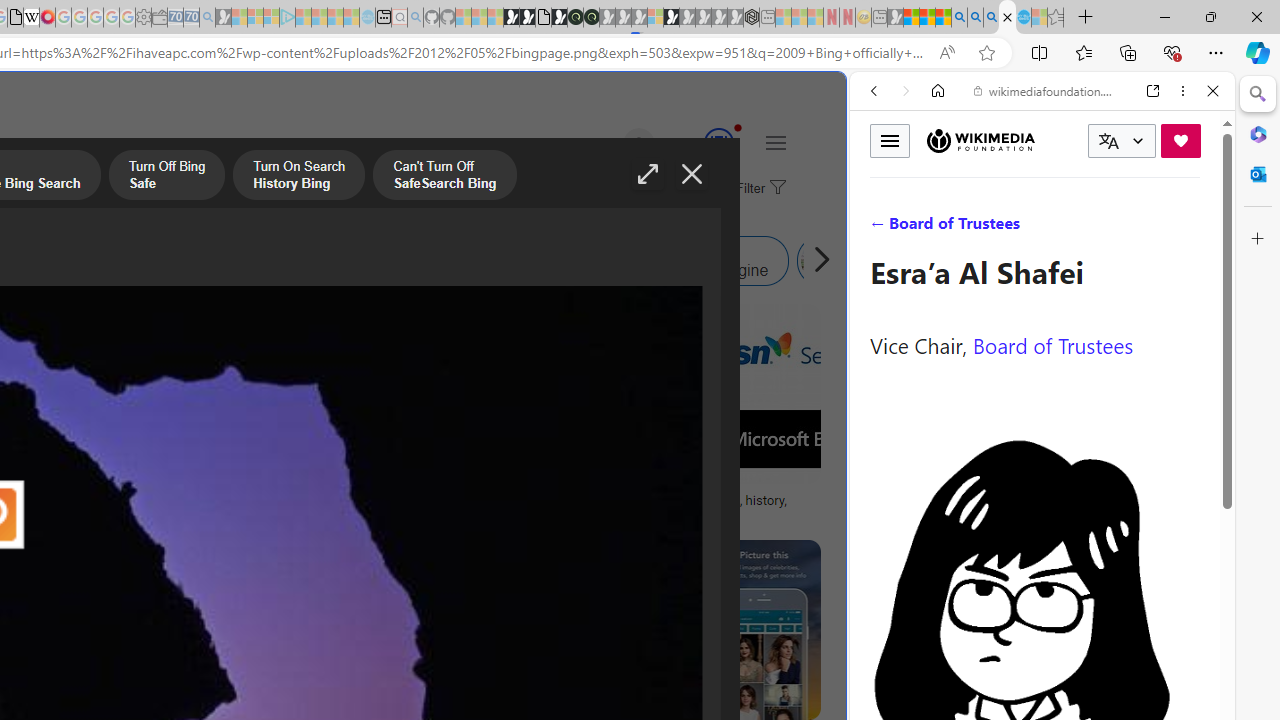 This screenshot has height=720, width=1280. Describe the element at coordinates (894, 17) in the screenshot. I see `'MSN - Sleeping'` at that location.